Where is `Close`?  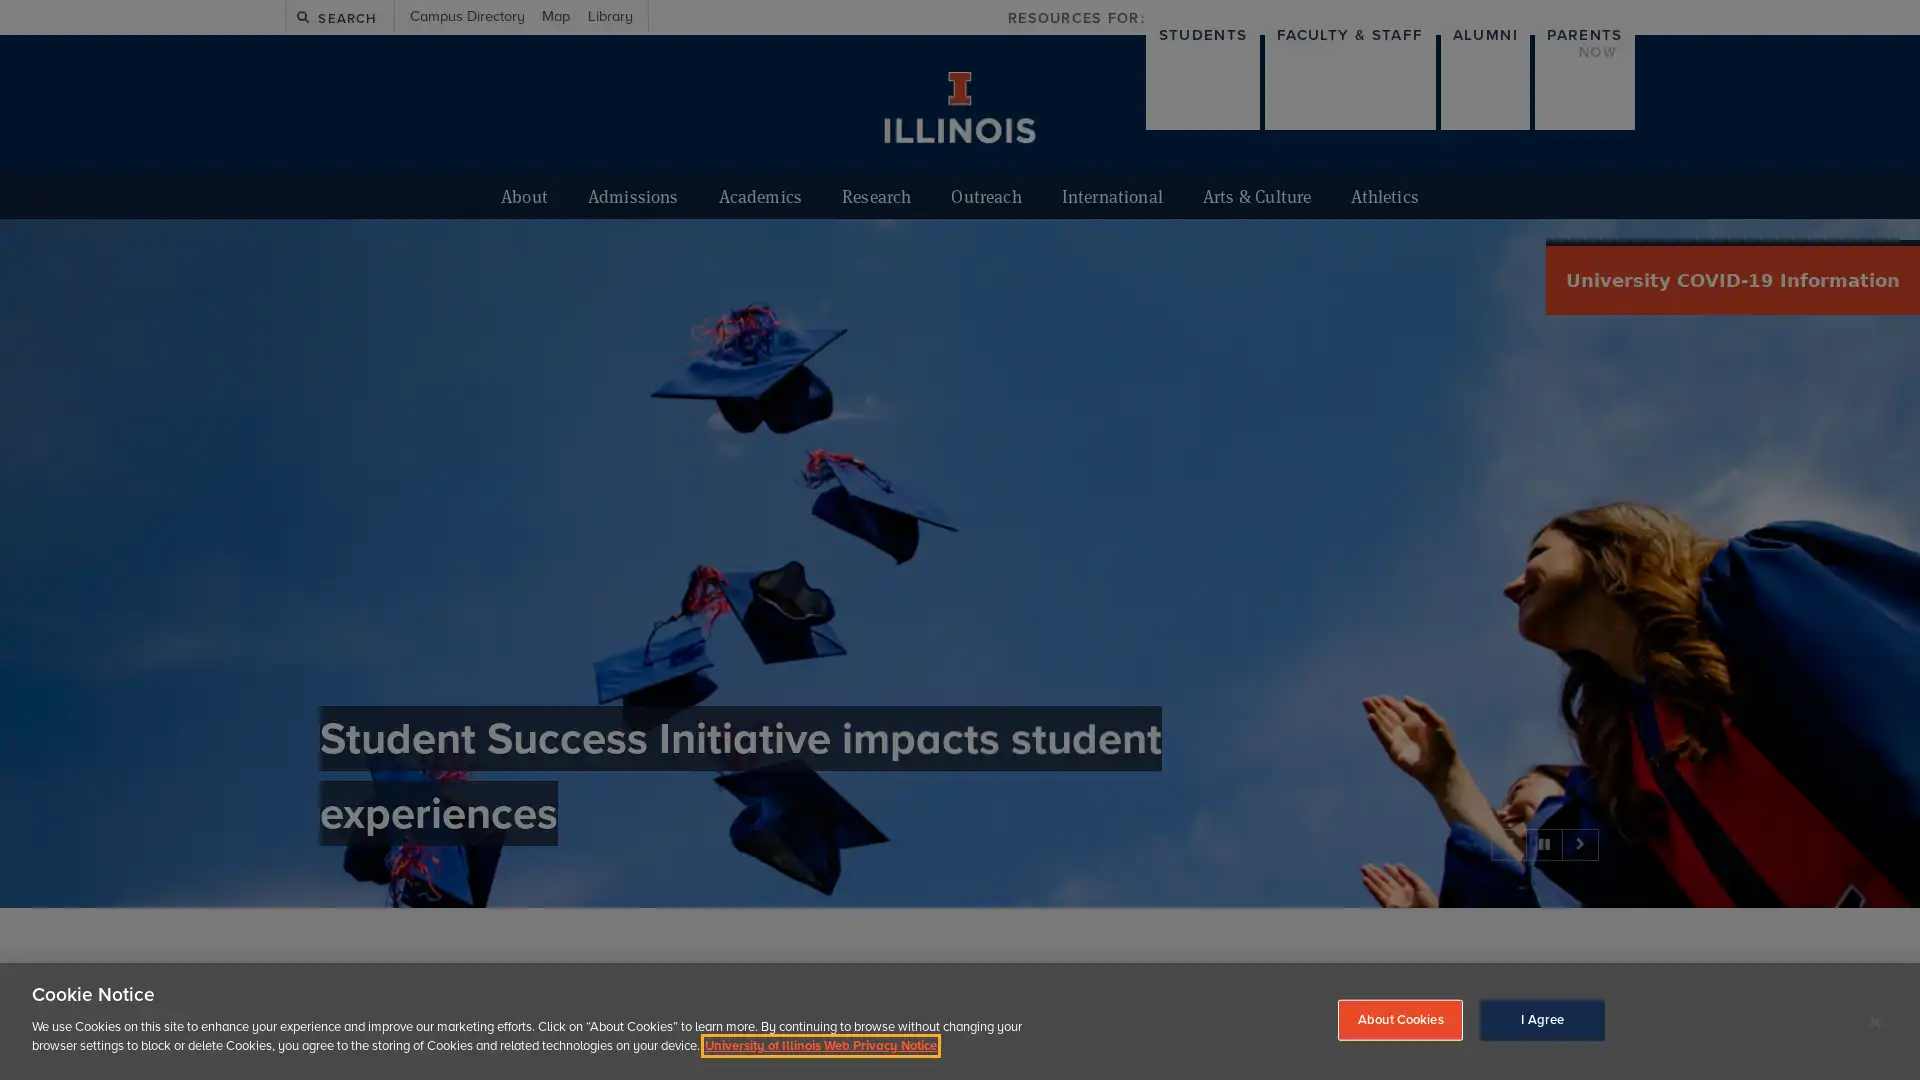
Close is located at coordinates (1873, 1021).